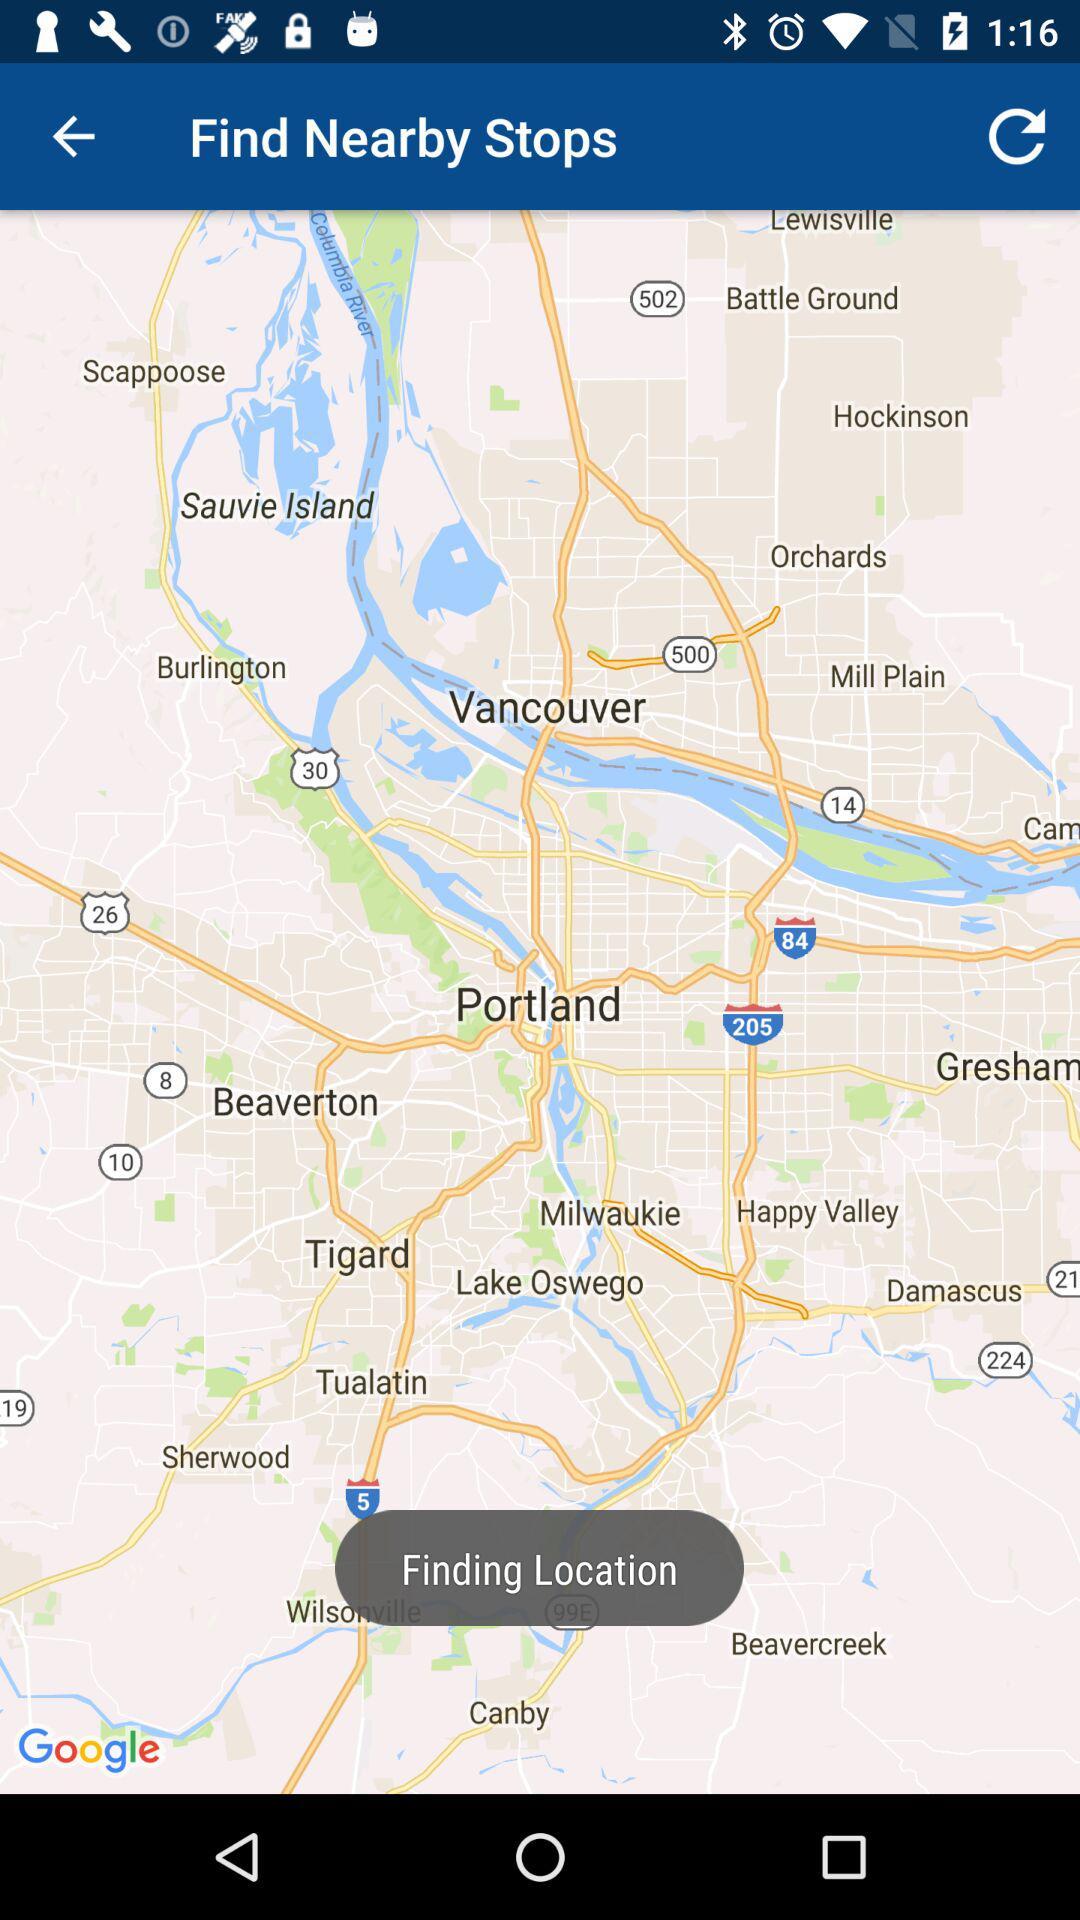  Describe the element at coordinates (1017, 135) in the screenshot. I see `icon next to the find nearby stops icon` at that location.